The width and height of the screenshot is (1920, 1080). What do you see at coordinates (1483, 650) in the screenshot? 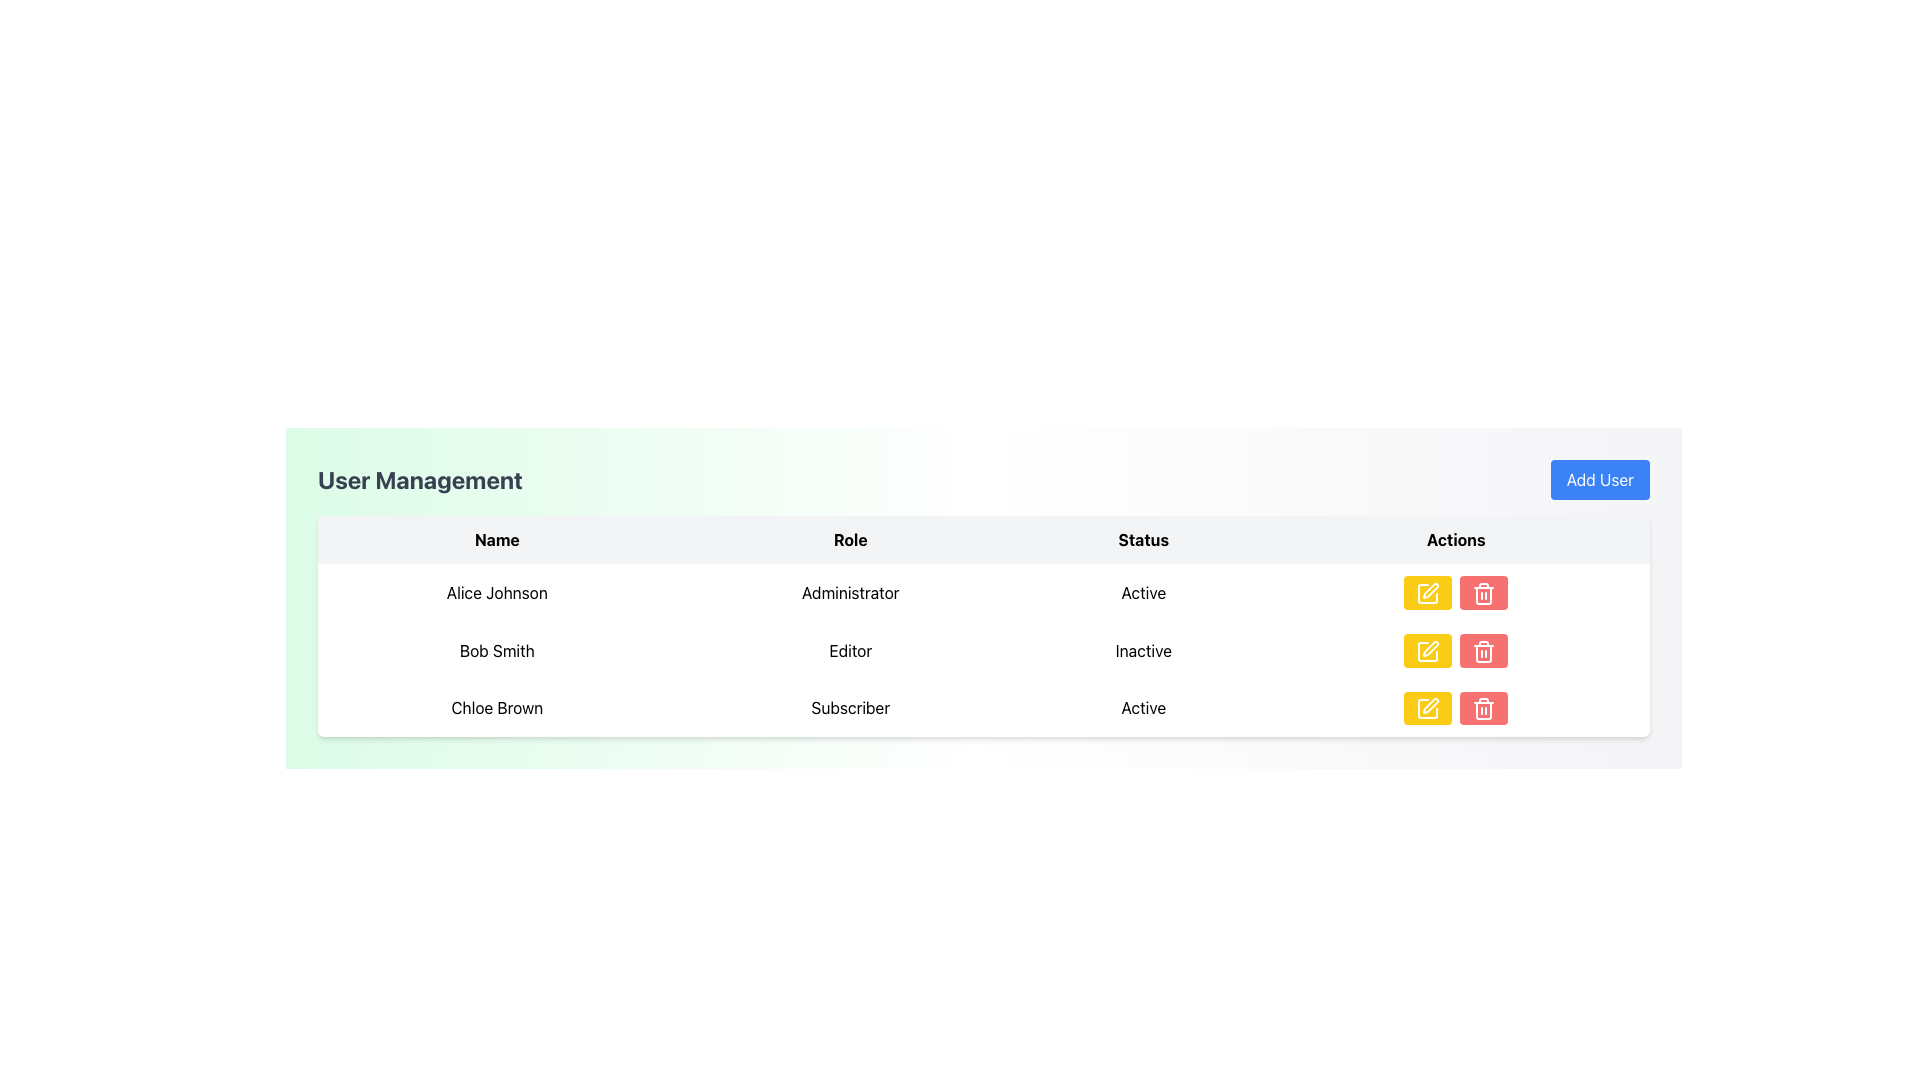
I see `the delete button located in the last column of the second row in the 'Actions' section of the table` at bounding box center [1483, 650].